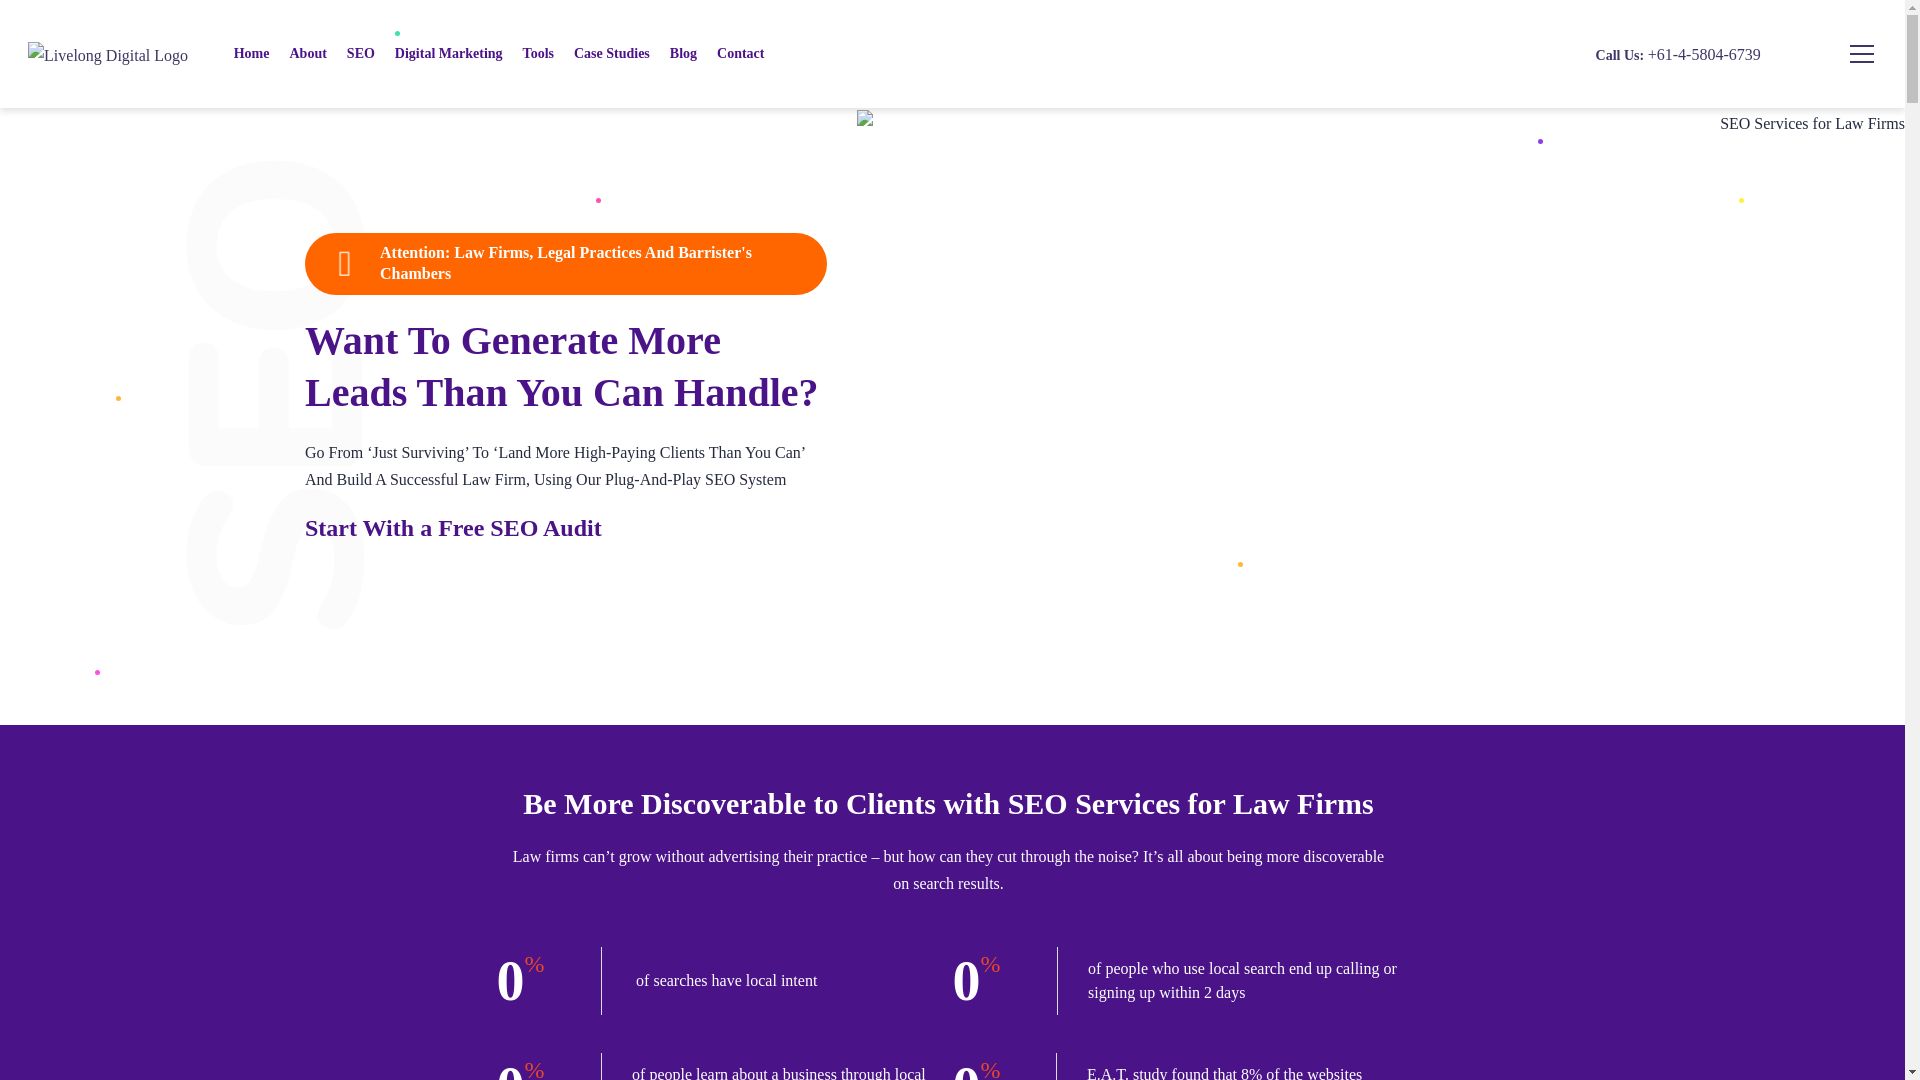  What do you see at coordinates (224, 53) in the screenshot?
I see `'Home'` at bounding box center [224, 53].